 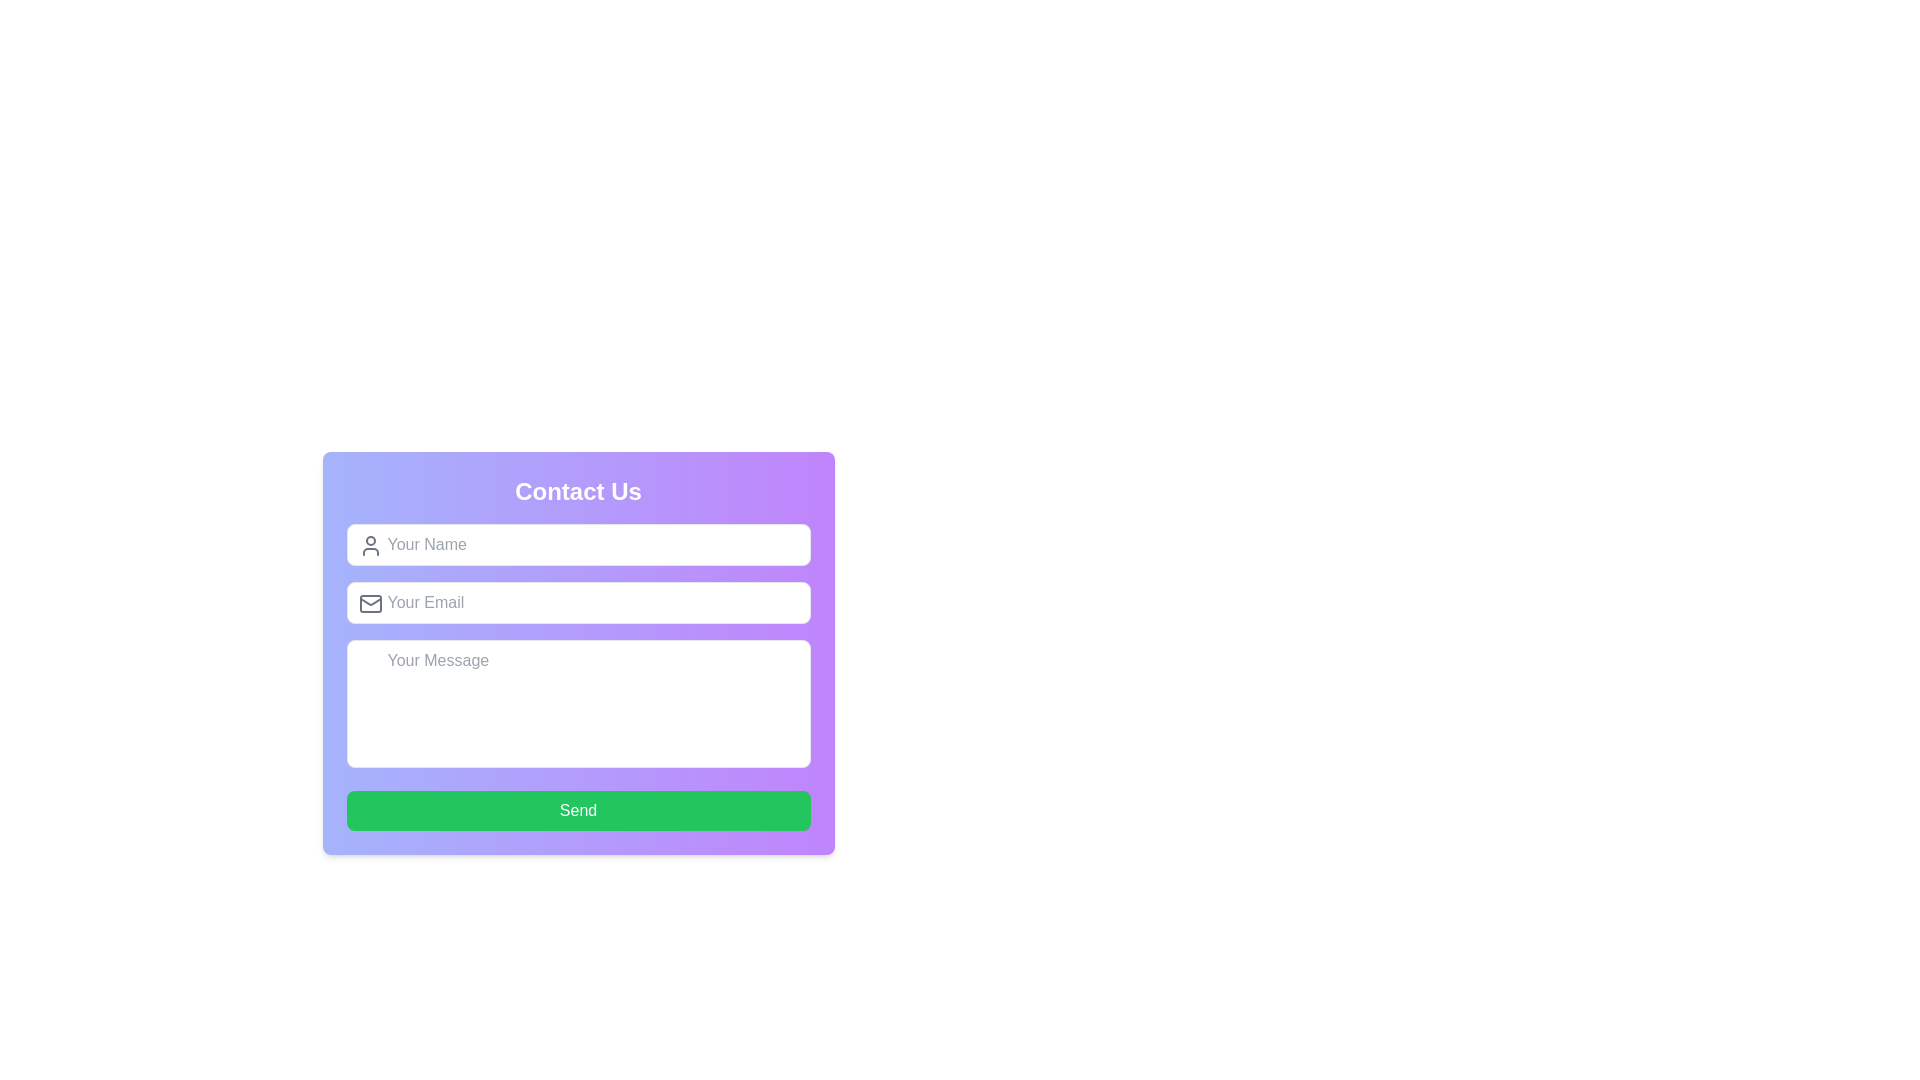 What do you see at coordinates (370, 603) in the screenshot?
I see `the decorative graphic element within the envelope icon, which emphasizes the email-related functionality of the 'Your Email' input field, located on the left side of the input field` at bounding box center [370, 603].